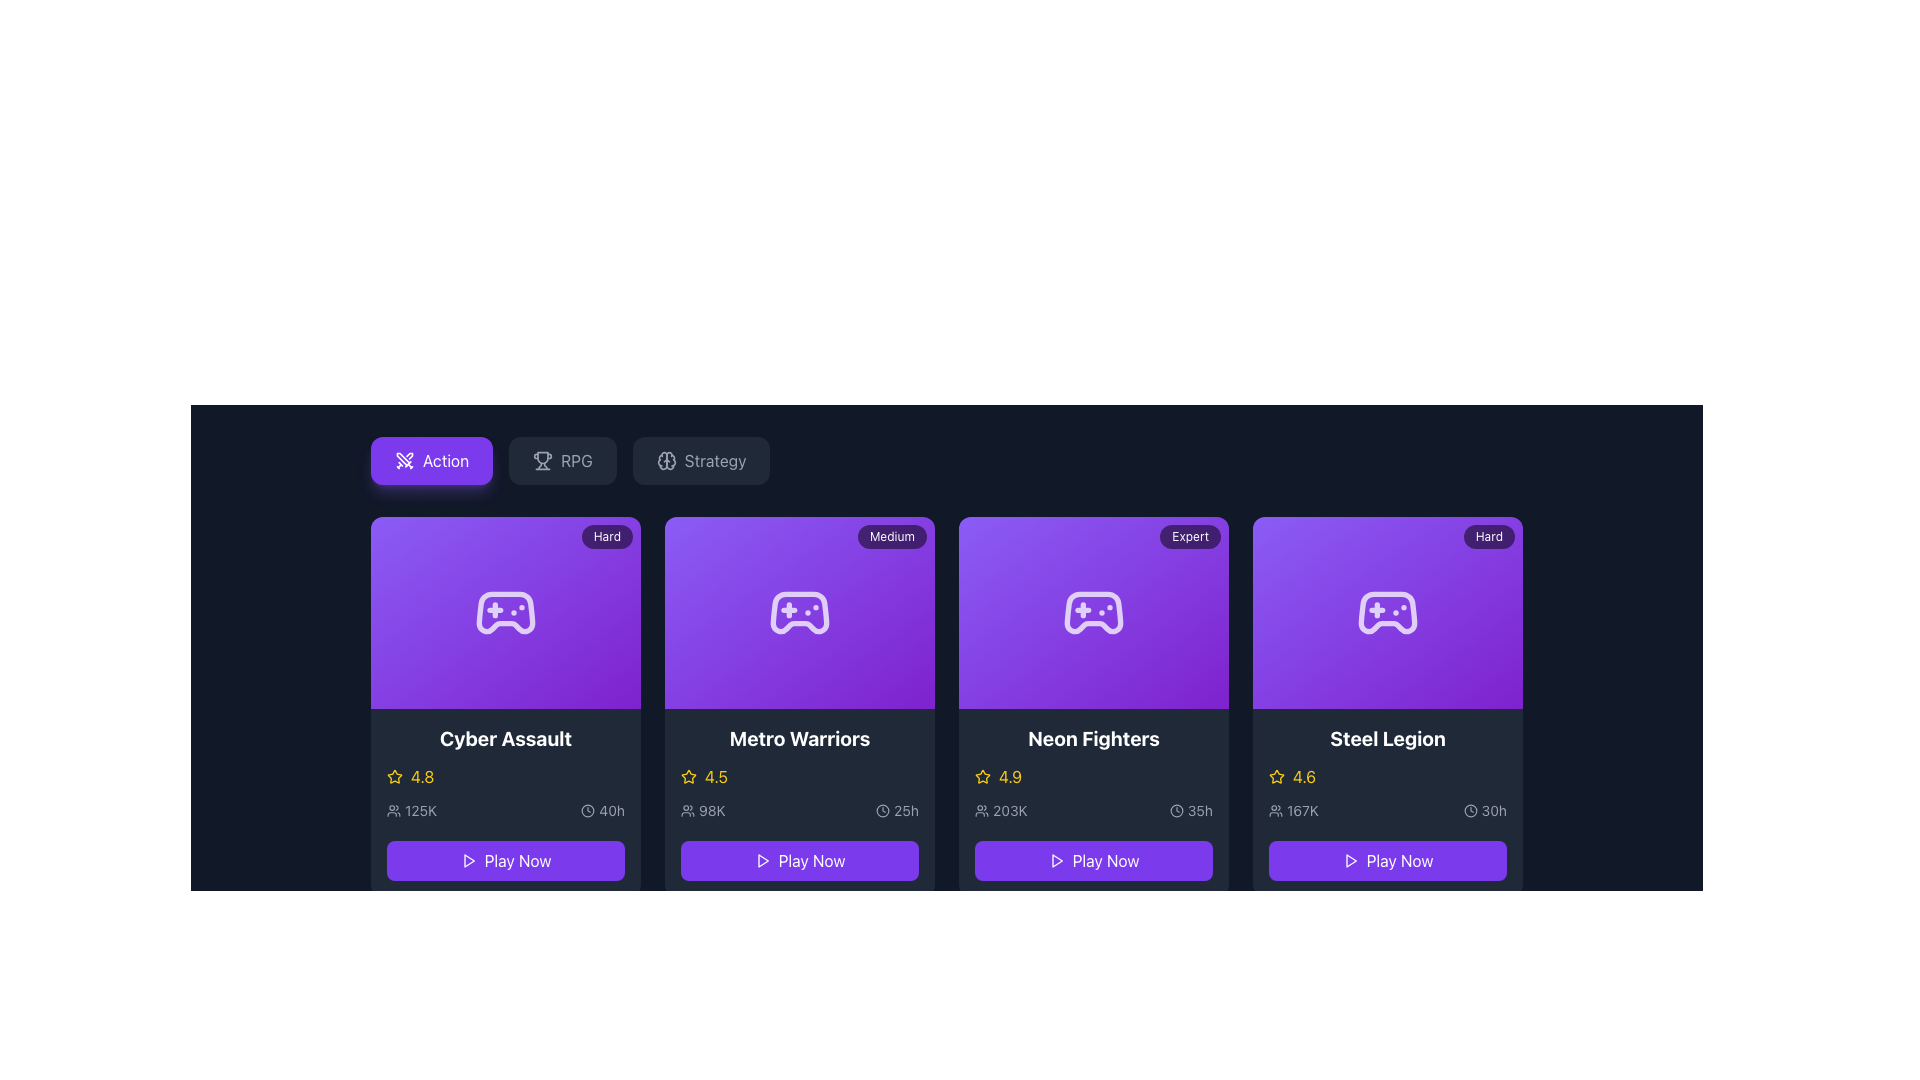  Describe the element at coordinates (982, 810) in the screenshot. I see `the SVG icon resembling a group of people located in the bottom-left area of the 'Neon Fighters' card, adjacent to the text '203K'` at that location.